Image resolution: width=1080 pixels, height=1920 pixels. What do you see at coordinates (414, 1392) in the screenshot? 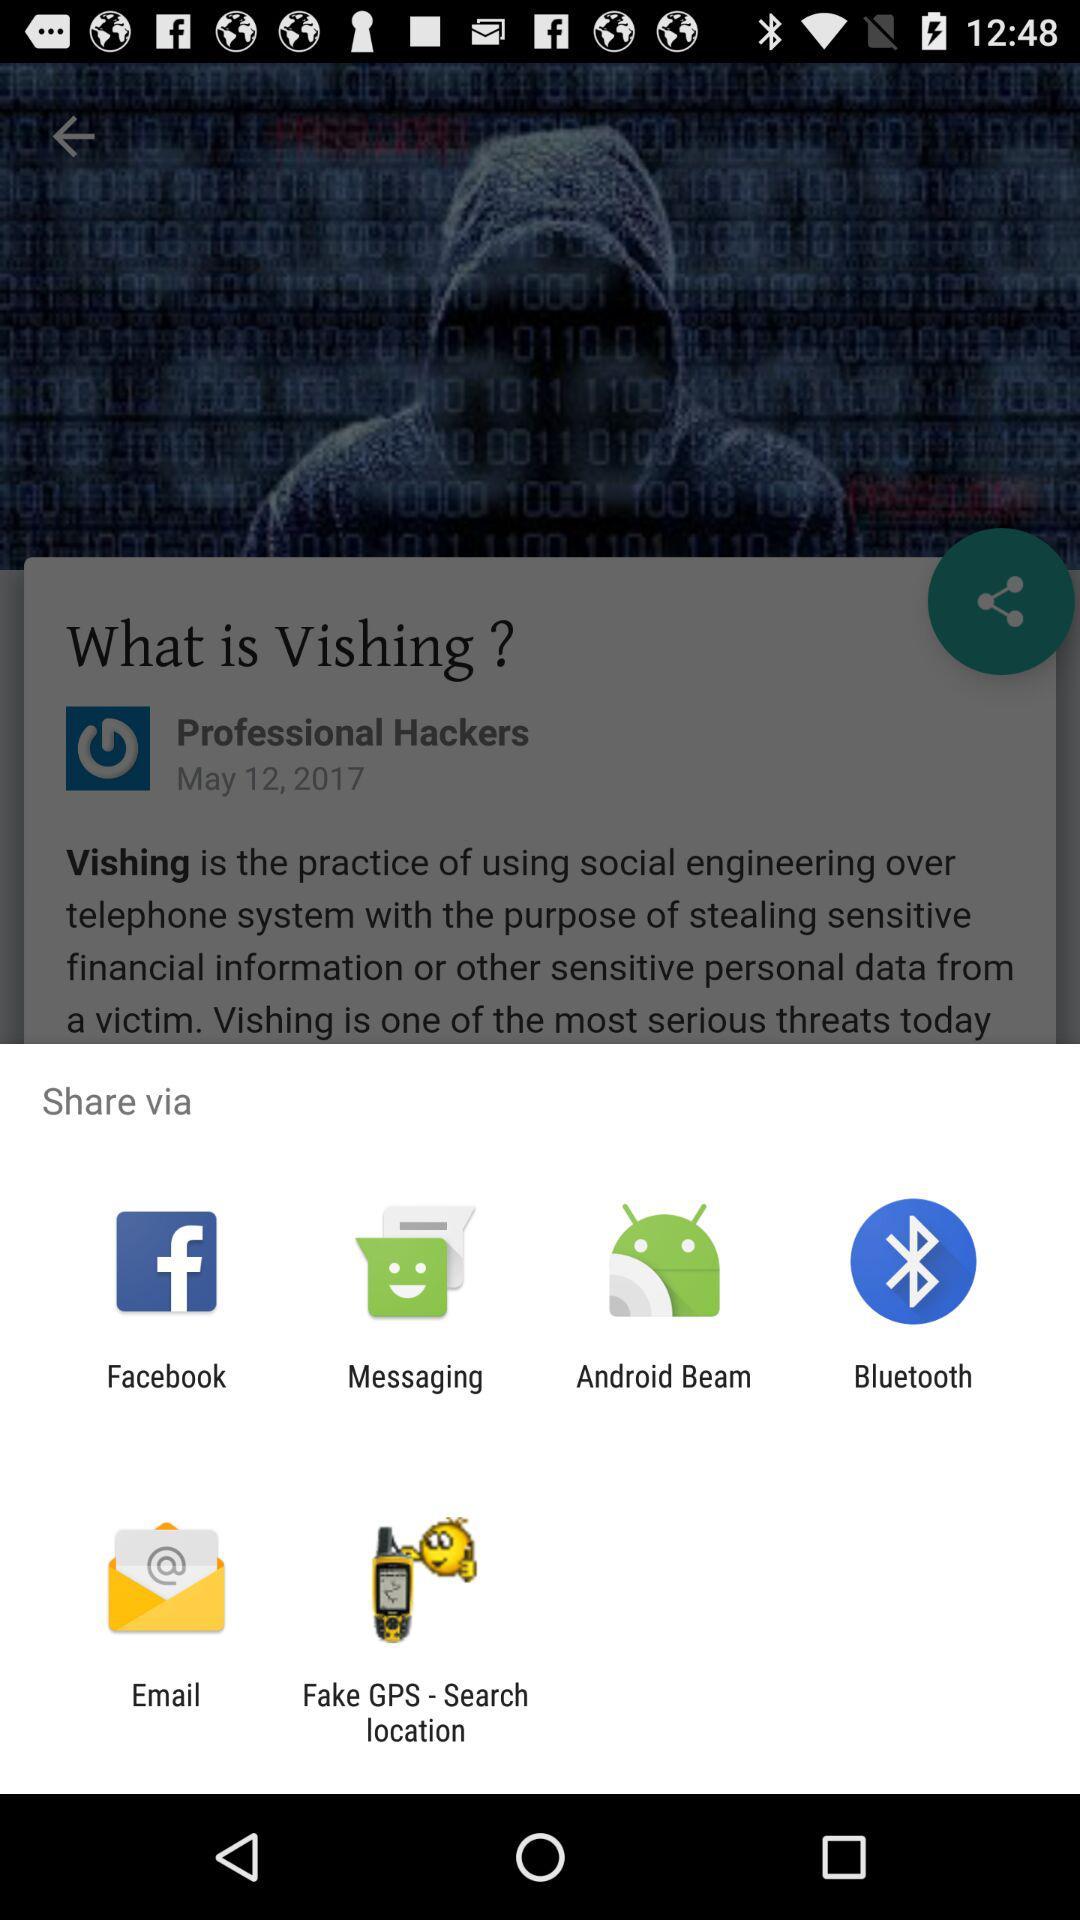
I see `item next to the android beam app` at bounding box center [414, 1392].